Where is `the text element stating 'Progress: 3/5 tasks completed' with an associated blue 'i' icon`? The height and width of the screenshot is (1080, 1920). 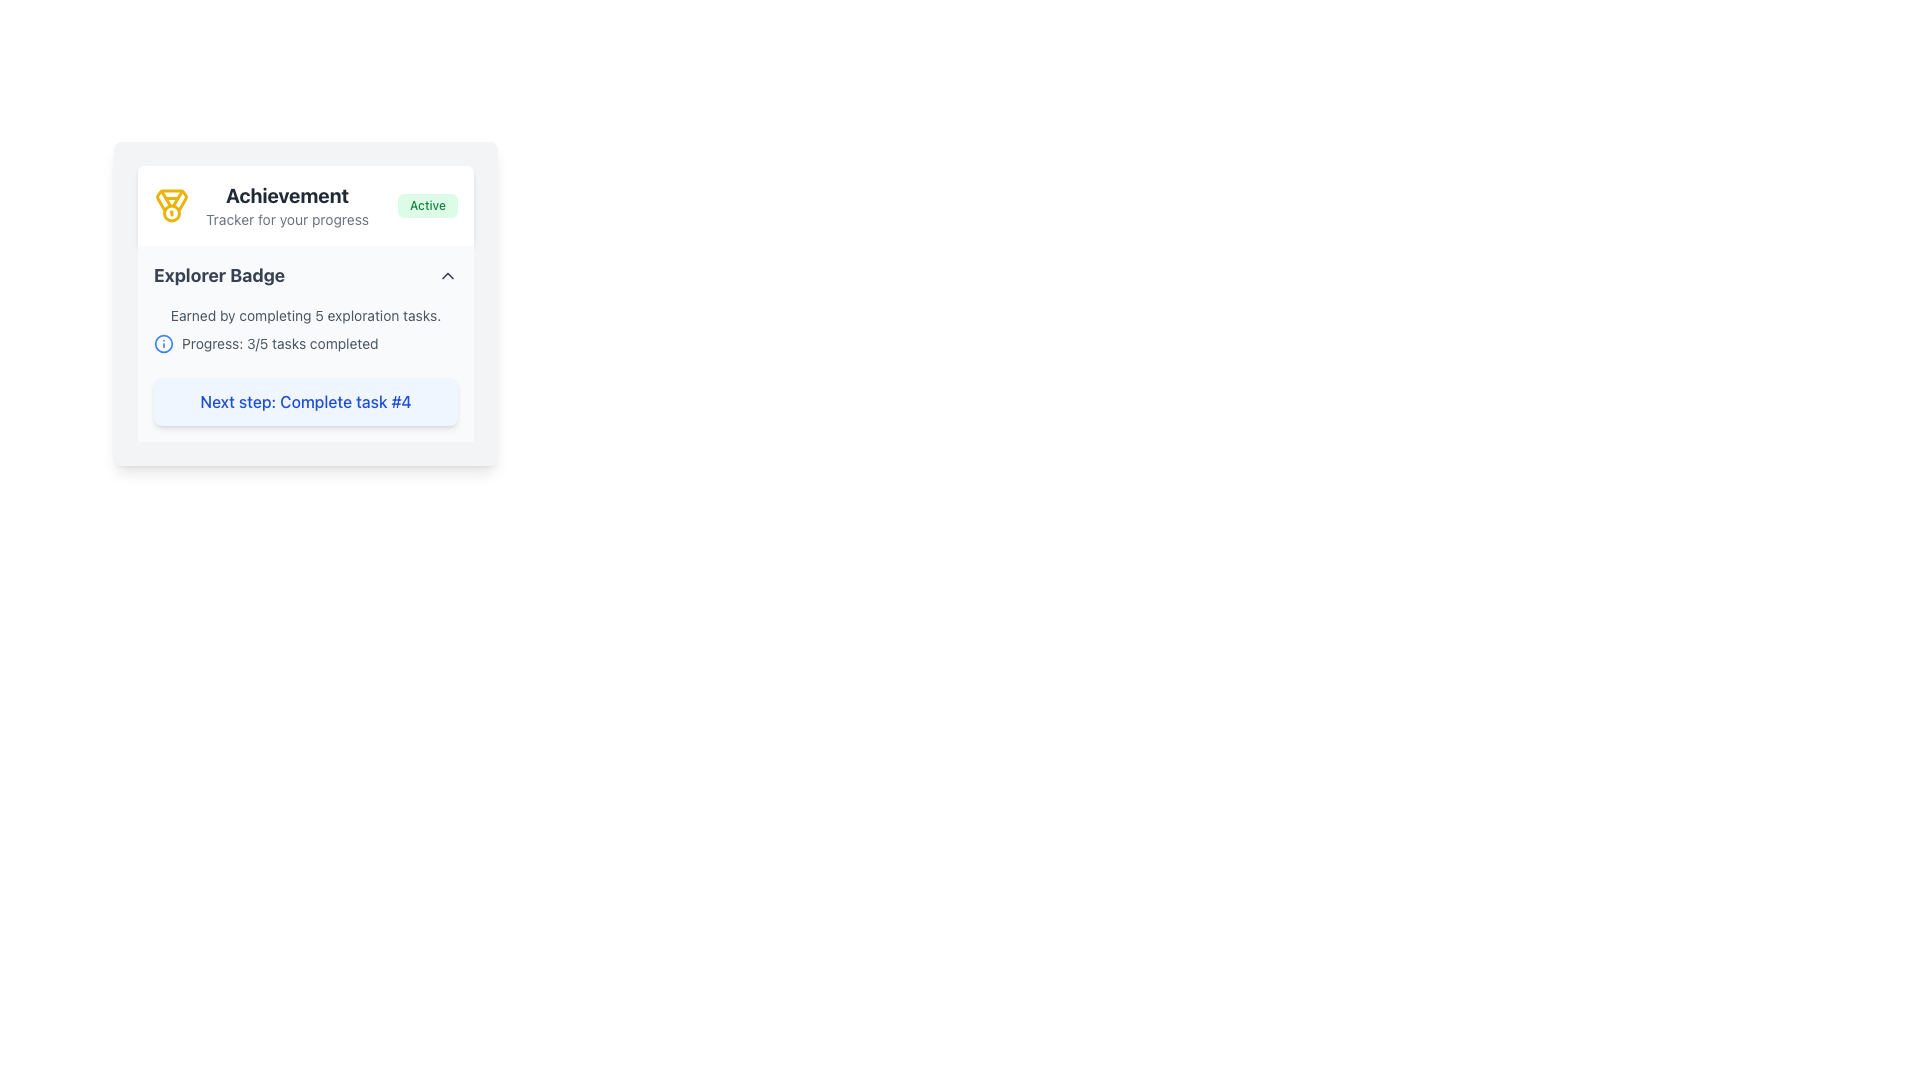
the text element stating 'Progress: 3/5 tasks completed' with an associated blue 'i' icon is located at coordinates (305, 342).